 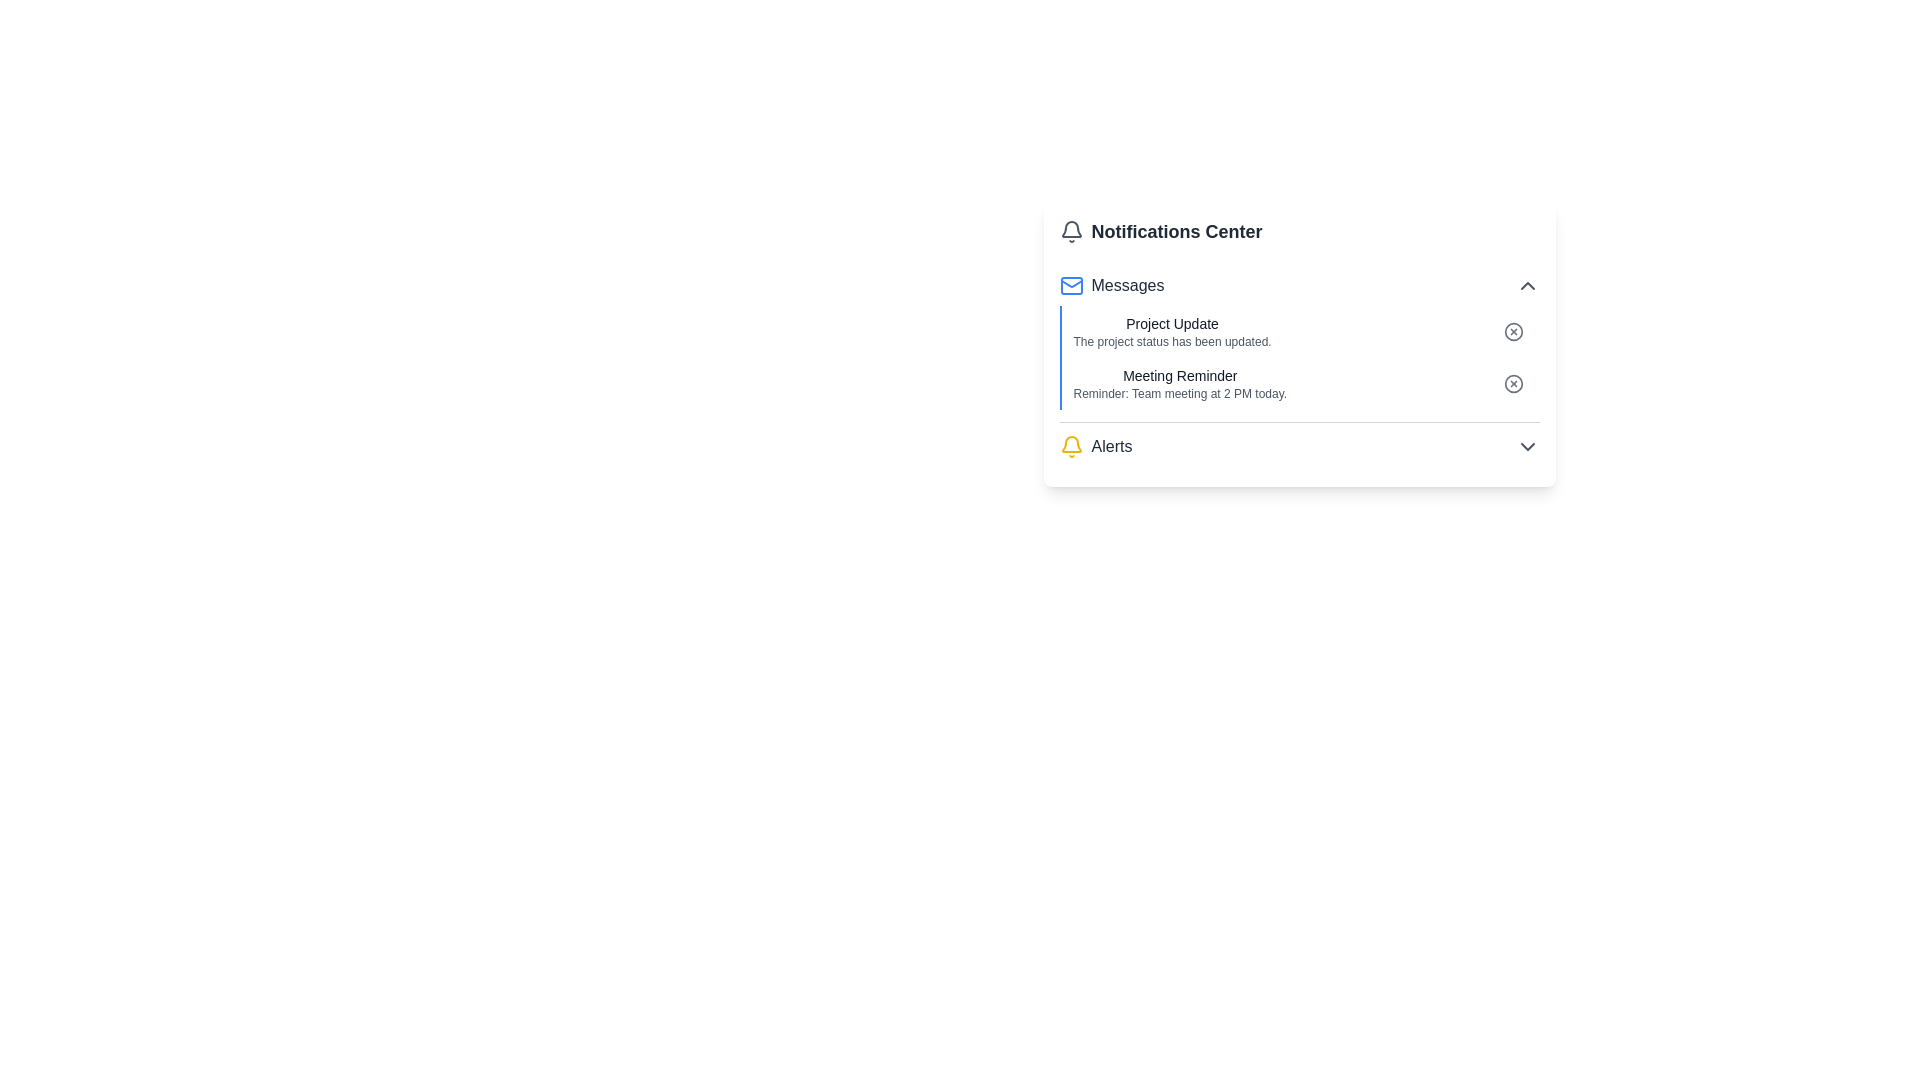 What do you see at coordinates (1513, 330) in the screenshot?
I see `the SVG circle element used for closing or dismissing a message notification within the 'Messages' column of the notification widget` at bounding box center [1513, 330].